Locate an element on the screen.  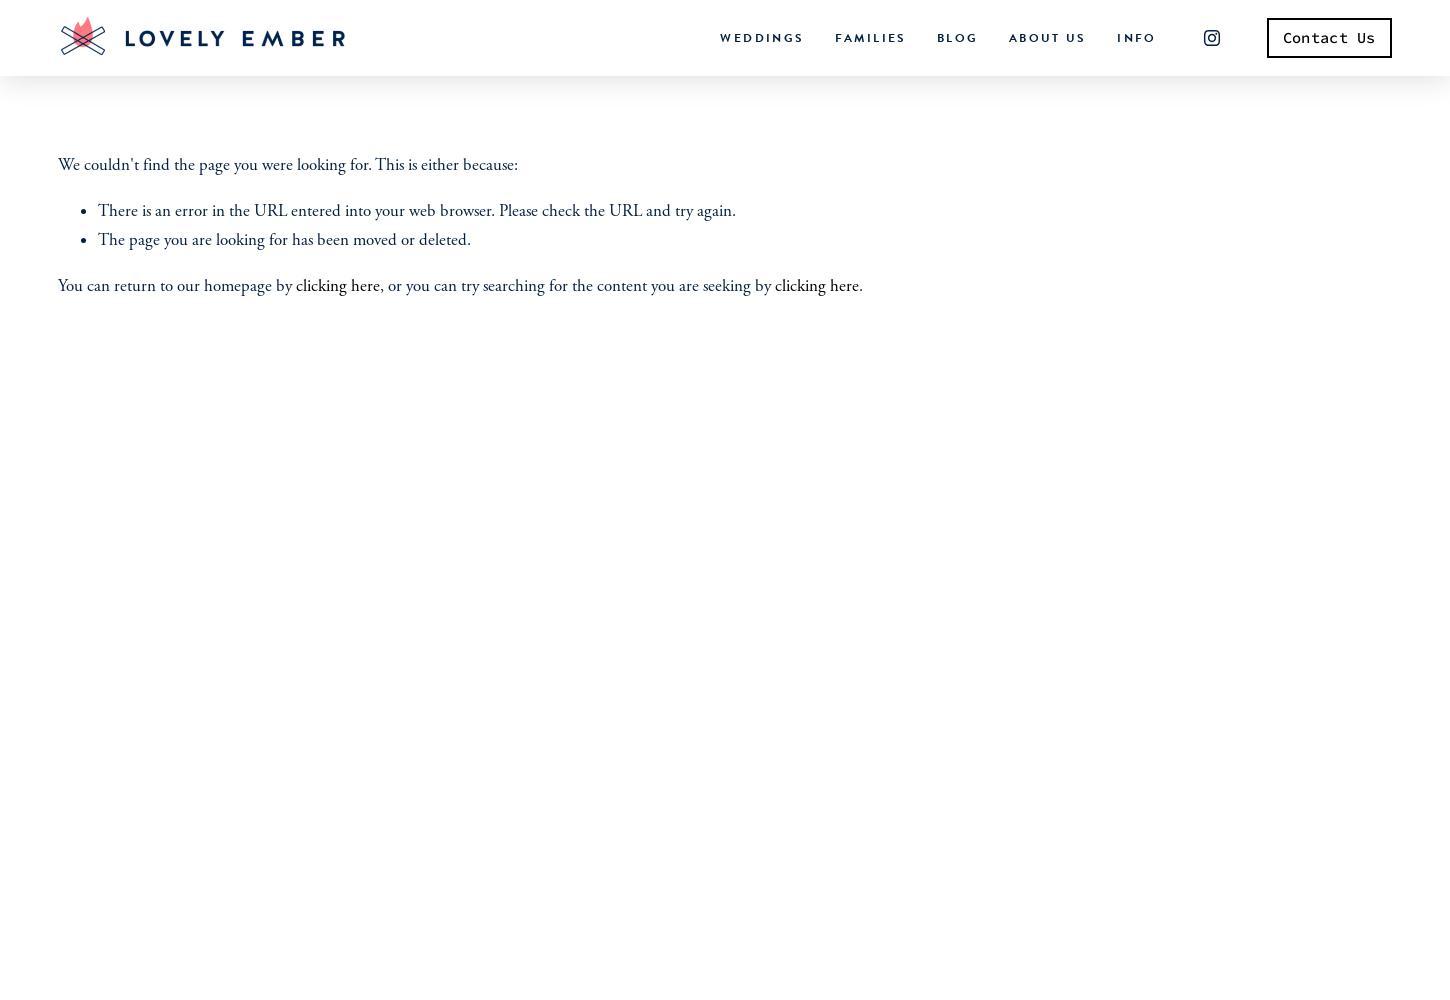
', or you can try searching for the
  content you are seeking by' is located at coordinates (577, 285).